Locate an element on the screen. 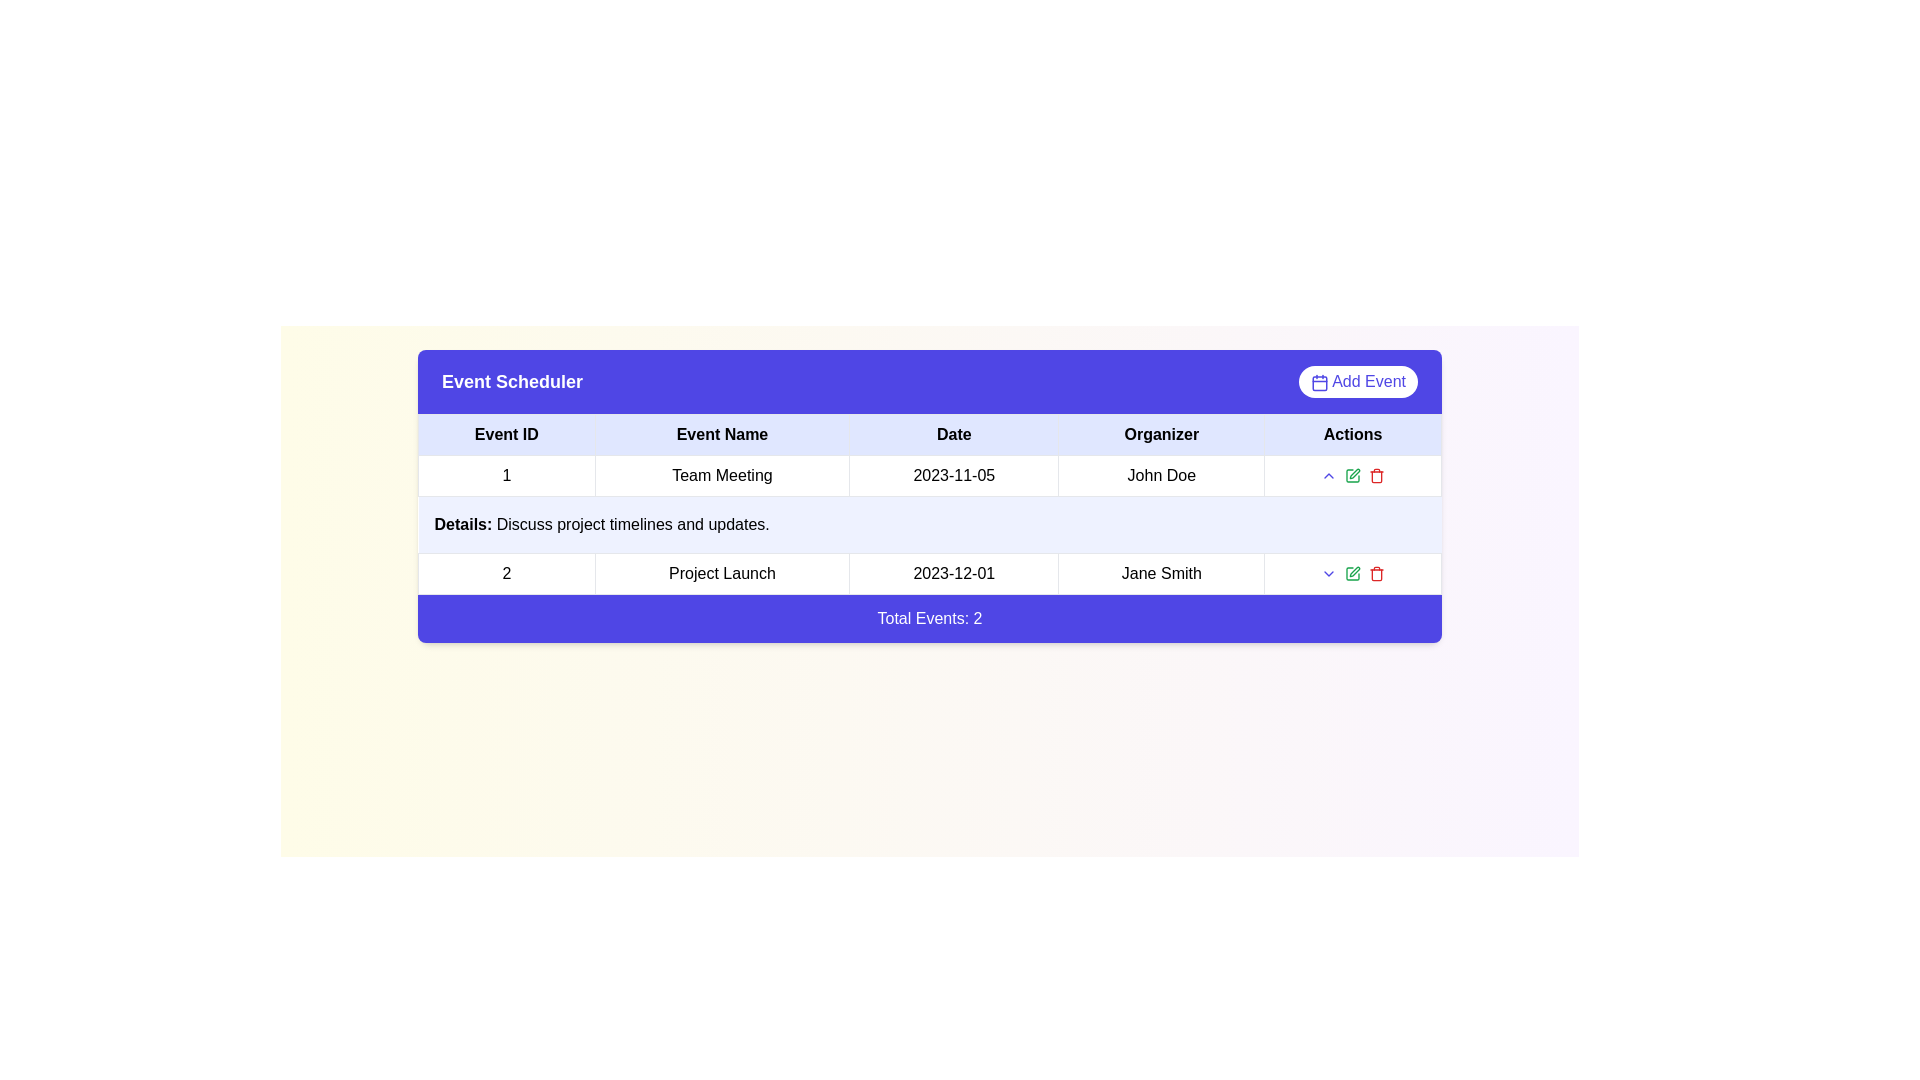 The height and width of the screenshot is (1080, 1920). the edit button located in the 'Actions' column of the second data row in the table to enter edit mode is located at coordinates (1354, 571).